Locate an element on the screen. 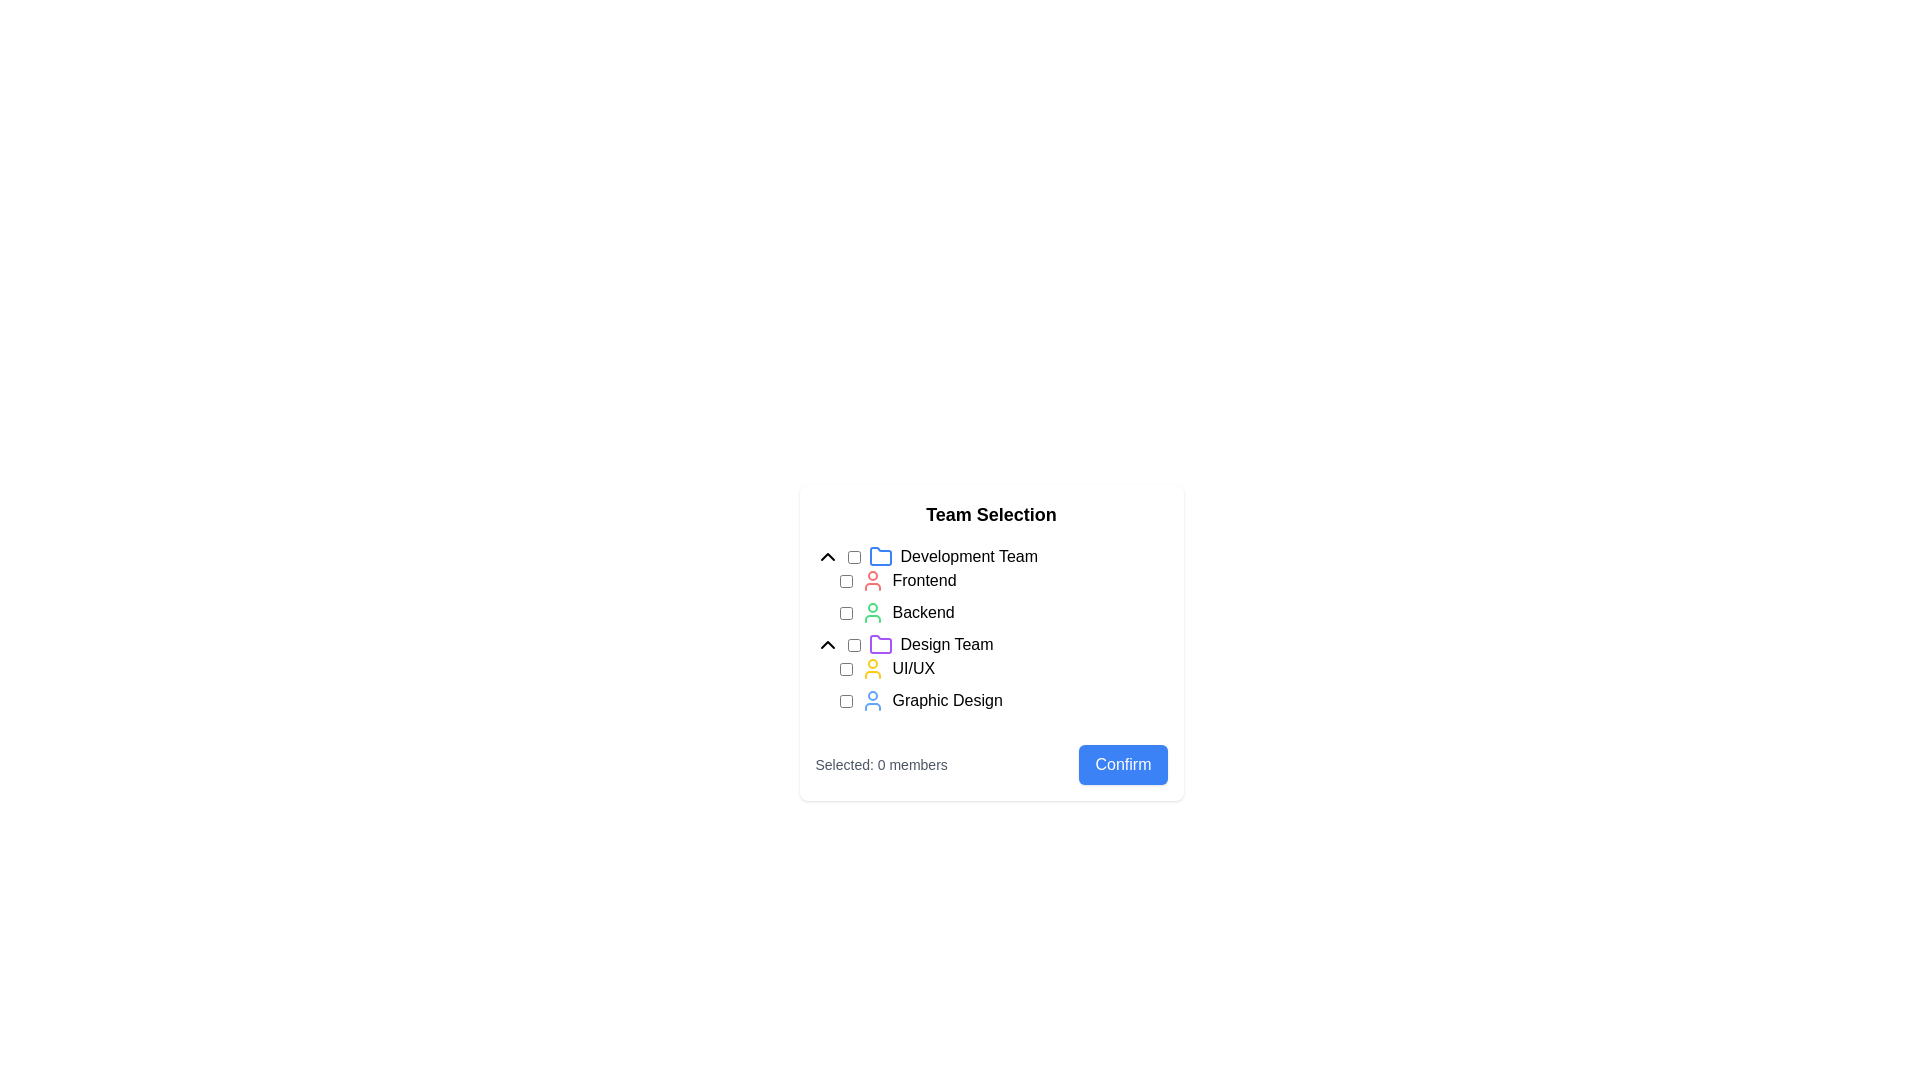 The width and height of the screenshot is (1920, 1080). the checkboxes in the modal selection interface is located at coordinates (991, 712).